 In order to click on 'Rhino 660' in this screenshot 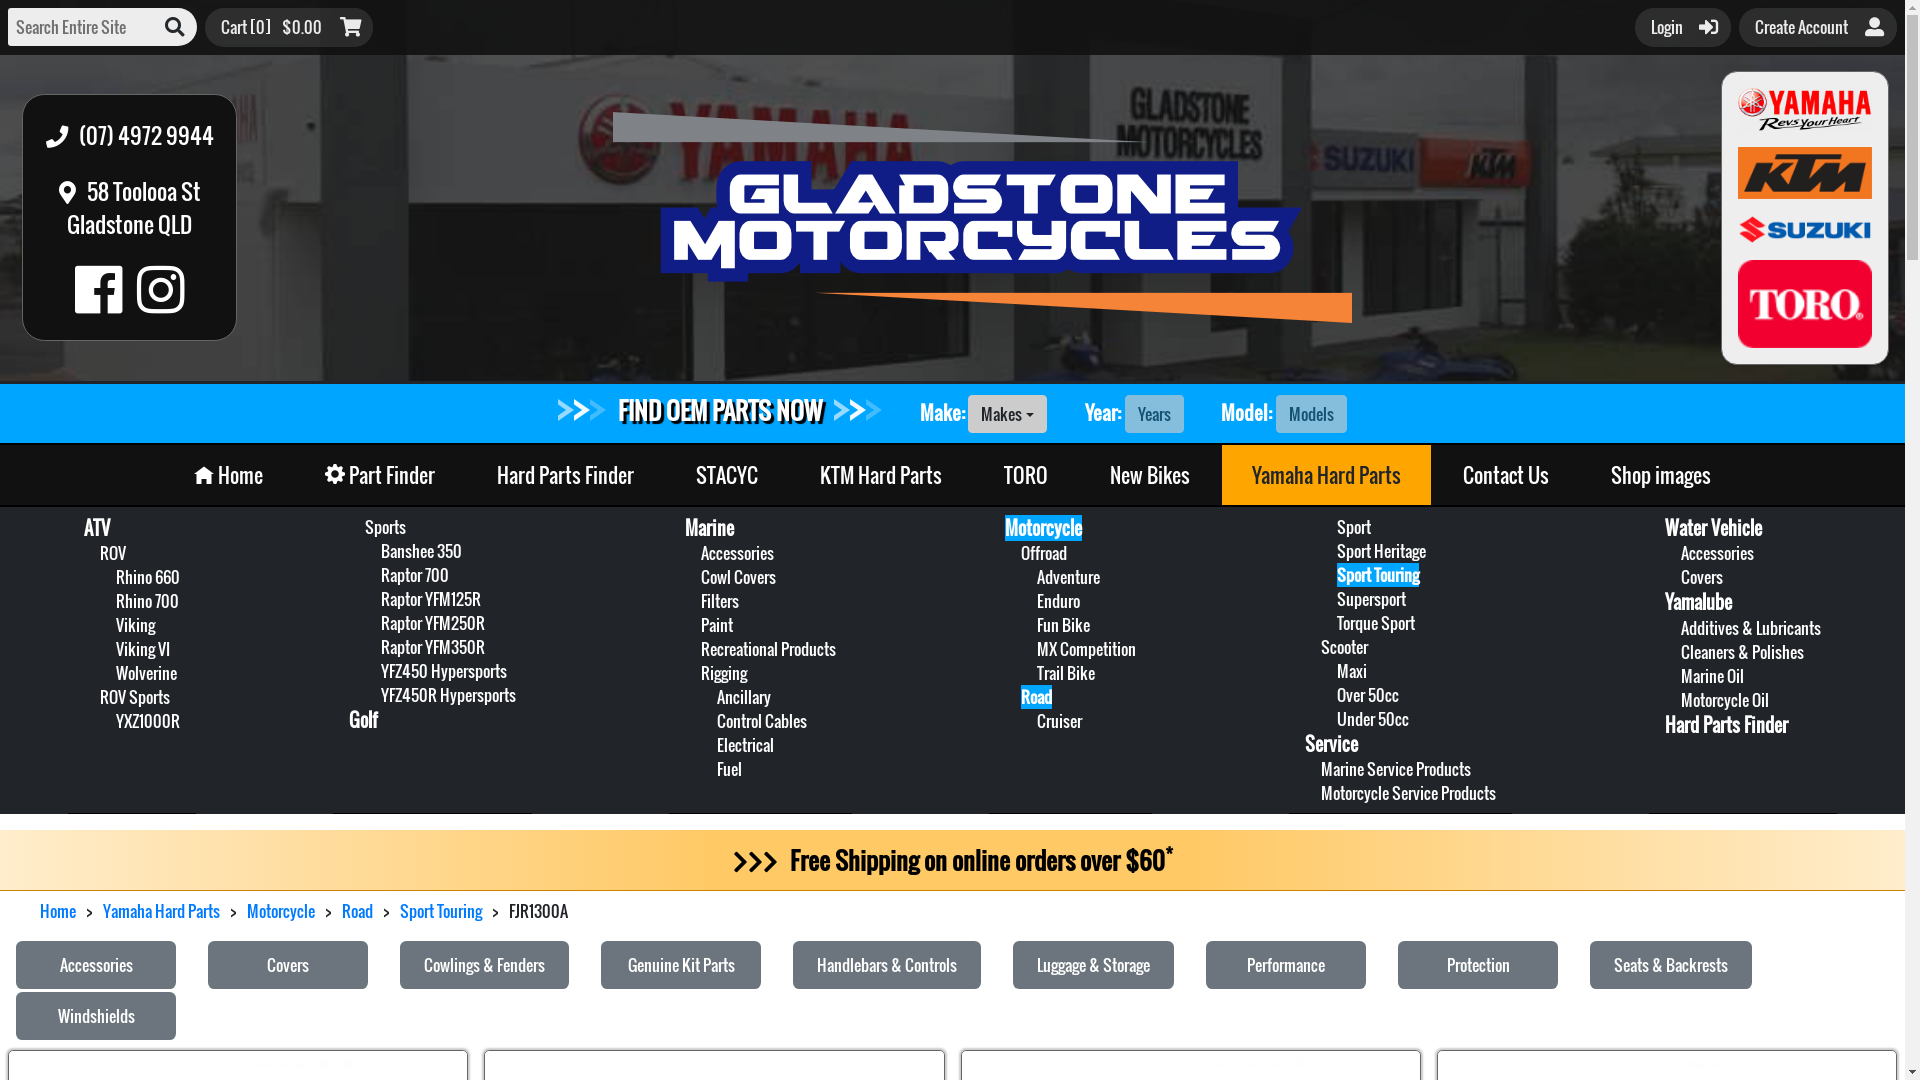, I will do `click(147, 577)`.